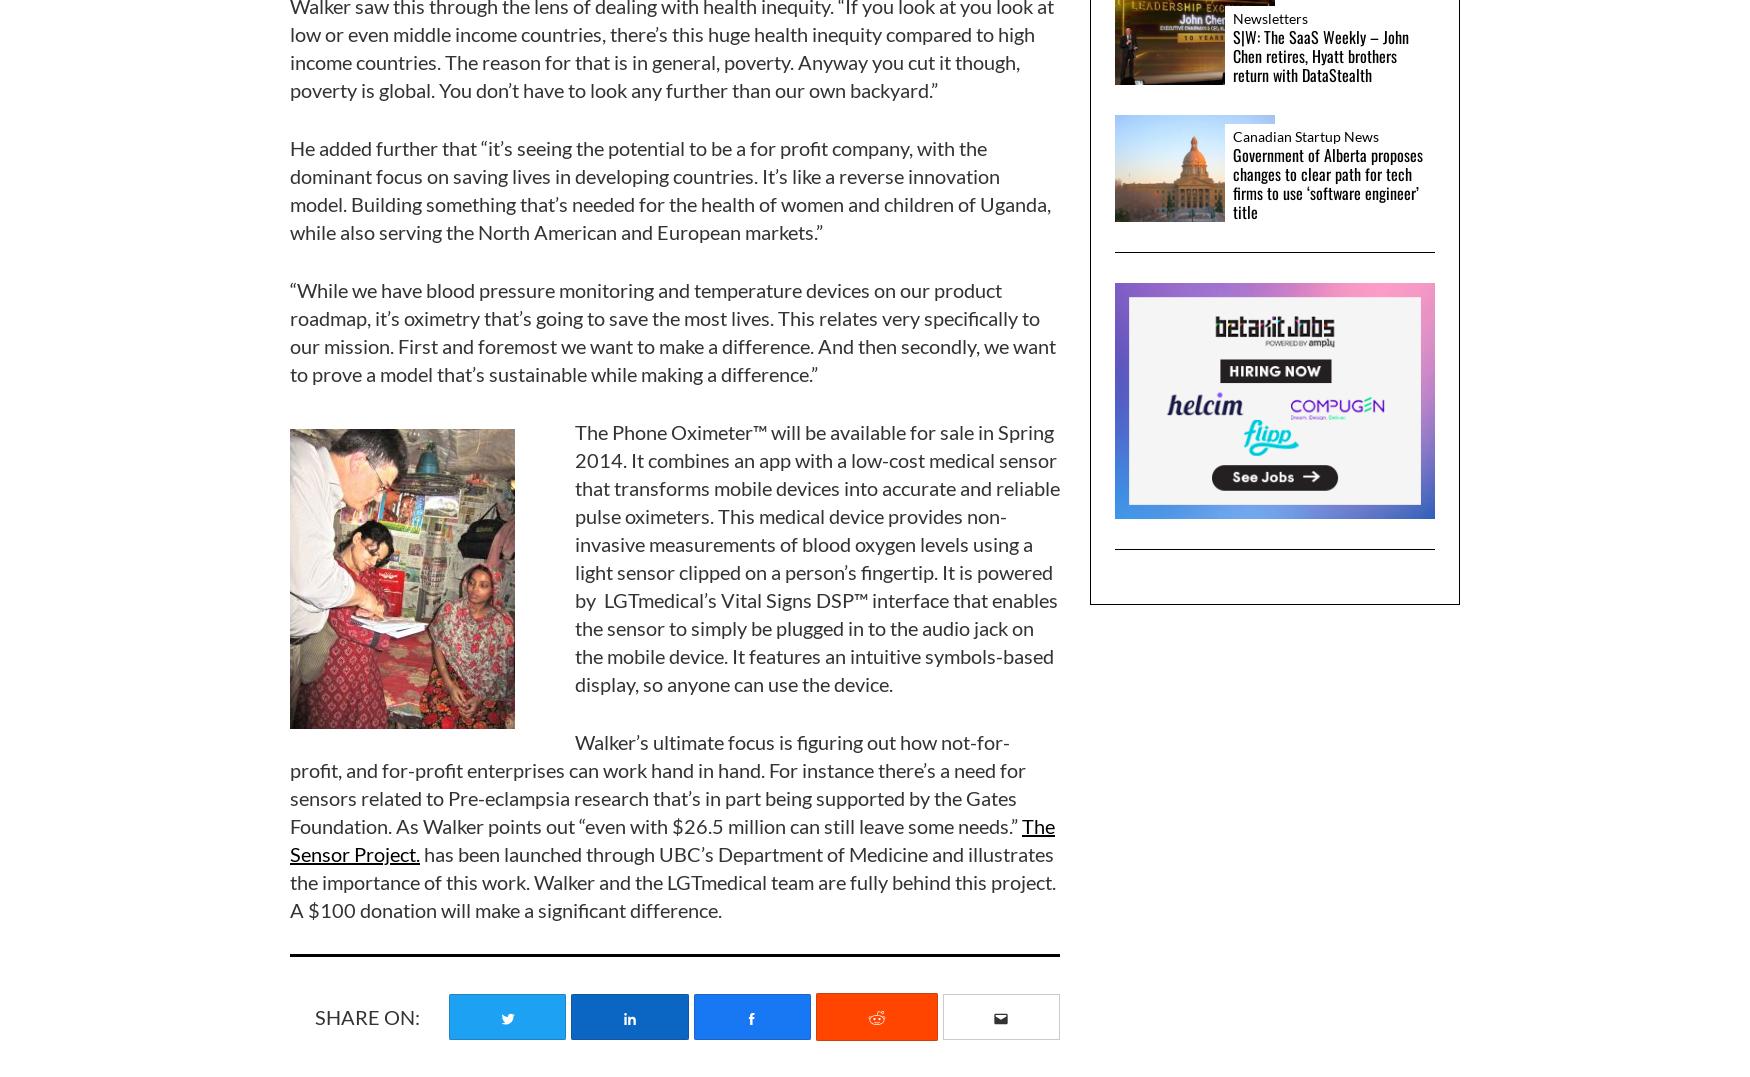 The image size is (1750, 1077). What do you see at coordinates (1233, 135) in the screenshot?
I see `'Canadian Startup News'` at bounding box center [1233, 135].